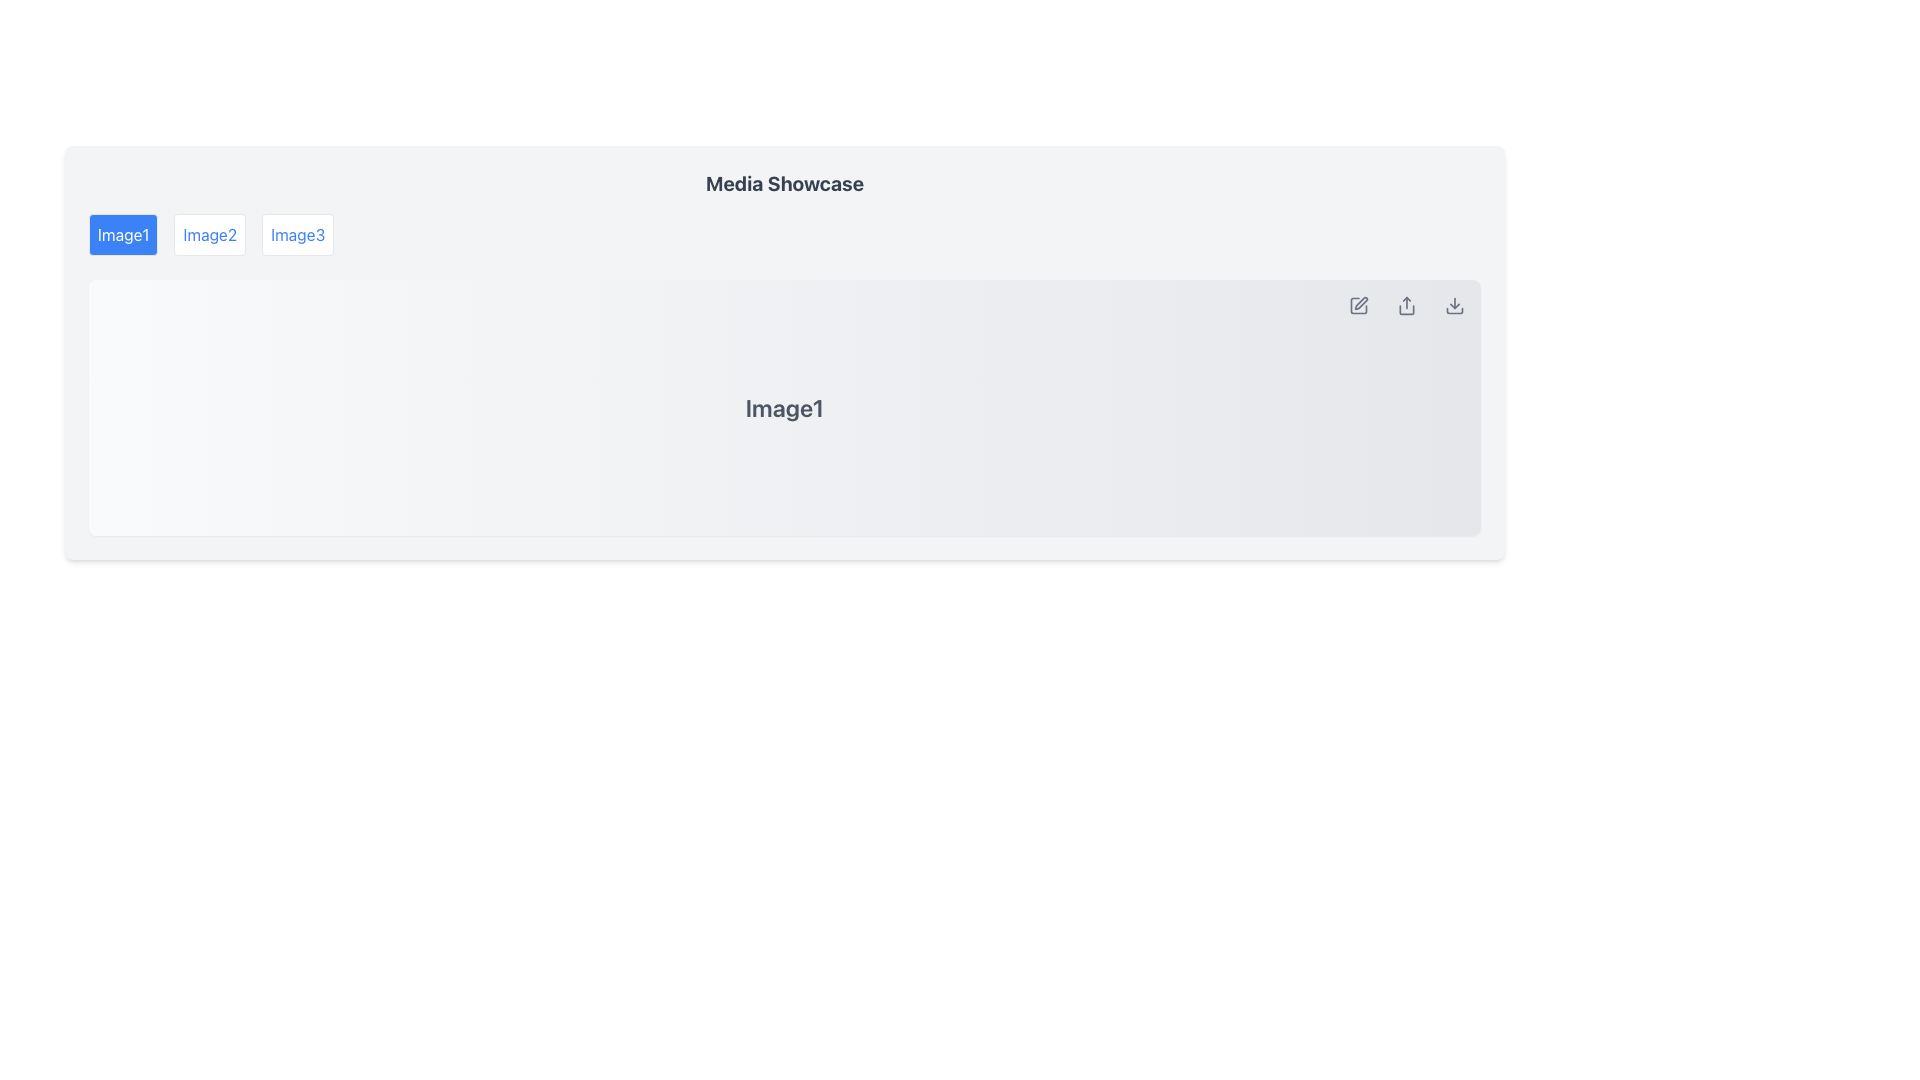 Image resolution: width=1920 pixels, height=1080 pixels. I want to click on the gray sharing icon, which resembles a tray with an upward arrow, located at the top-right corner of the component labeled 'Image1', so click(1405, 305).